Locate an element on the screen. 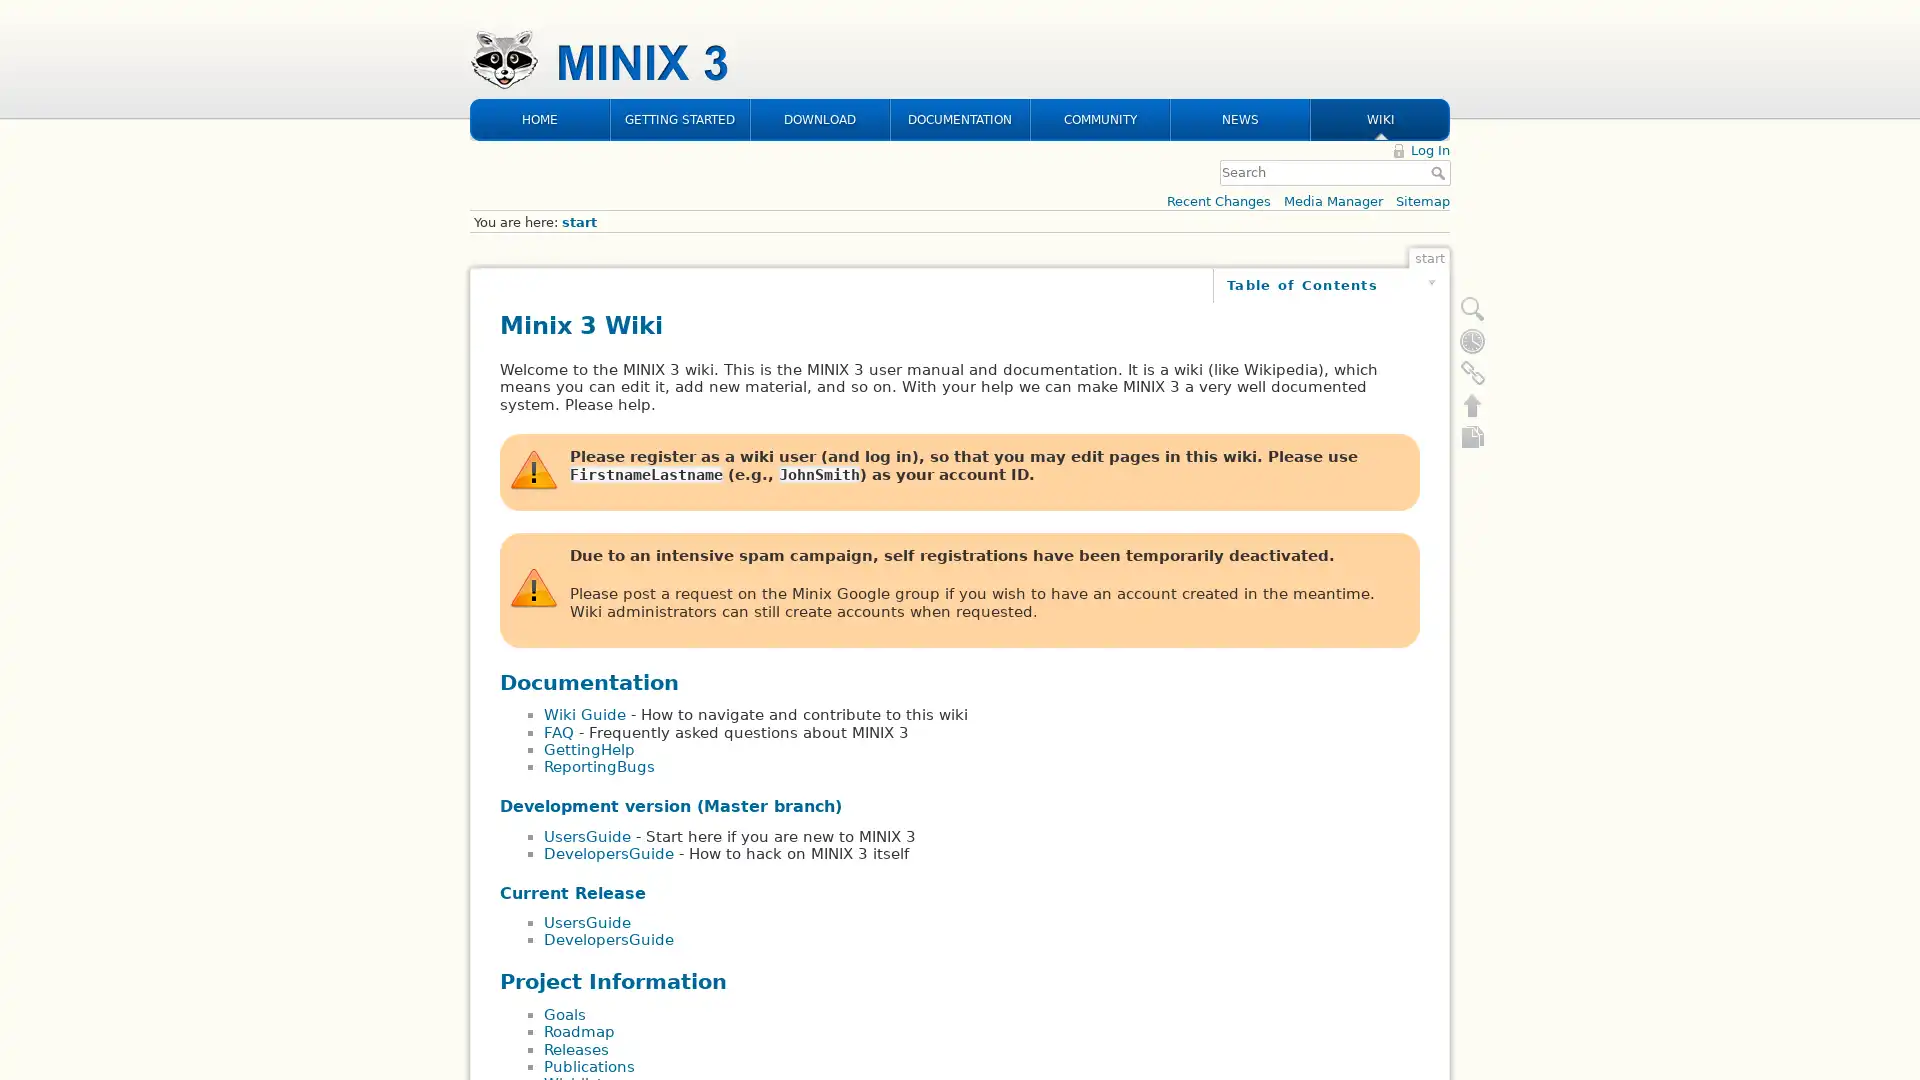  Search is located at coordinates (1440, 42).